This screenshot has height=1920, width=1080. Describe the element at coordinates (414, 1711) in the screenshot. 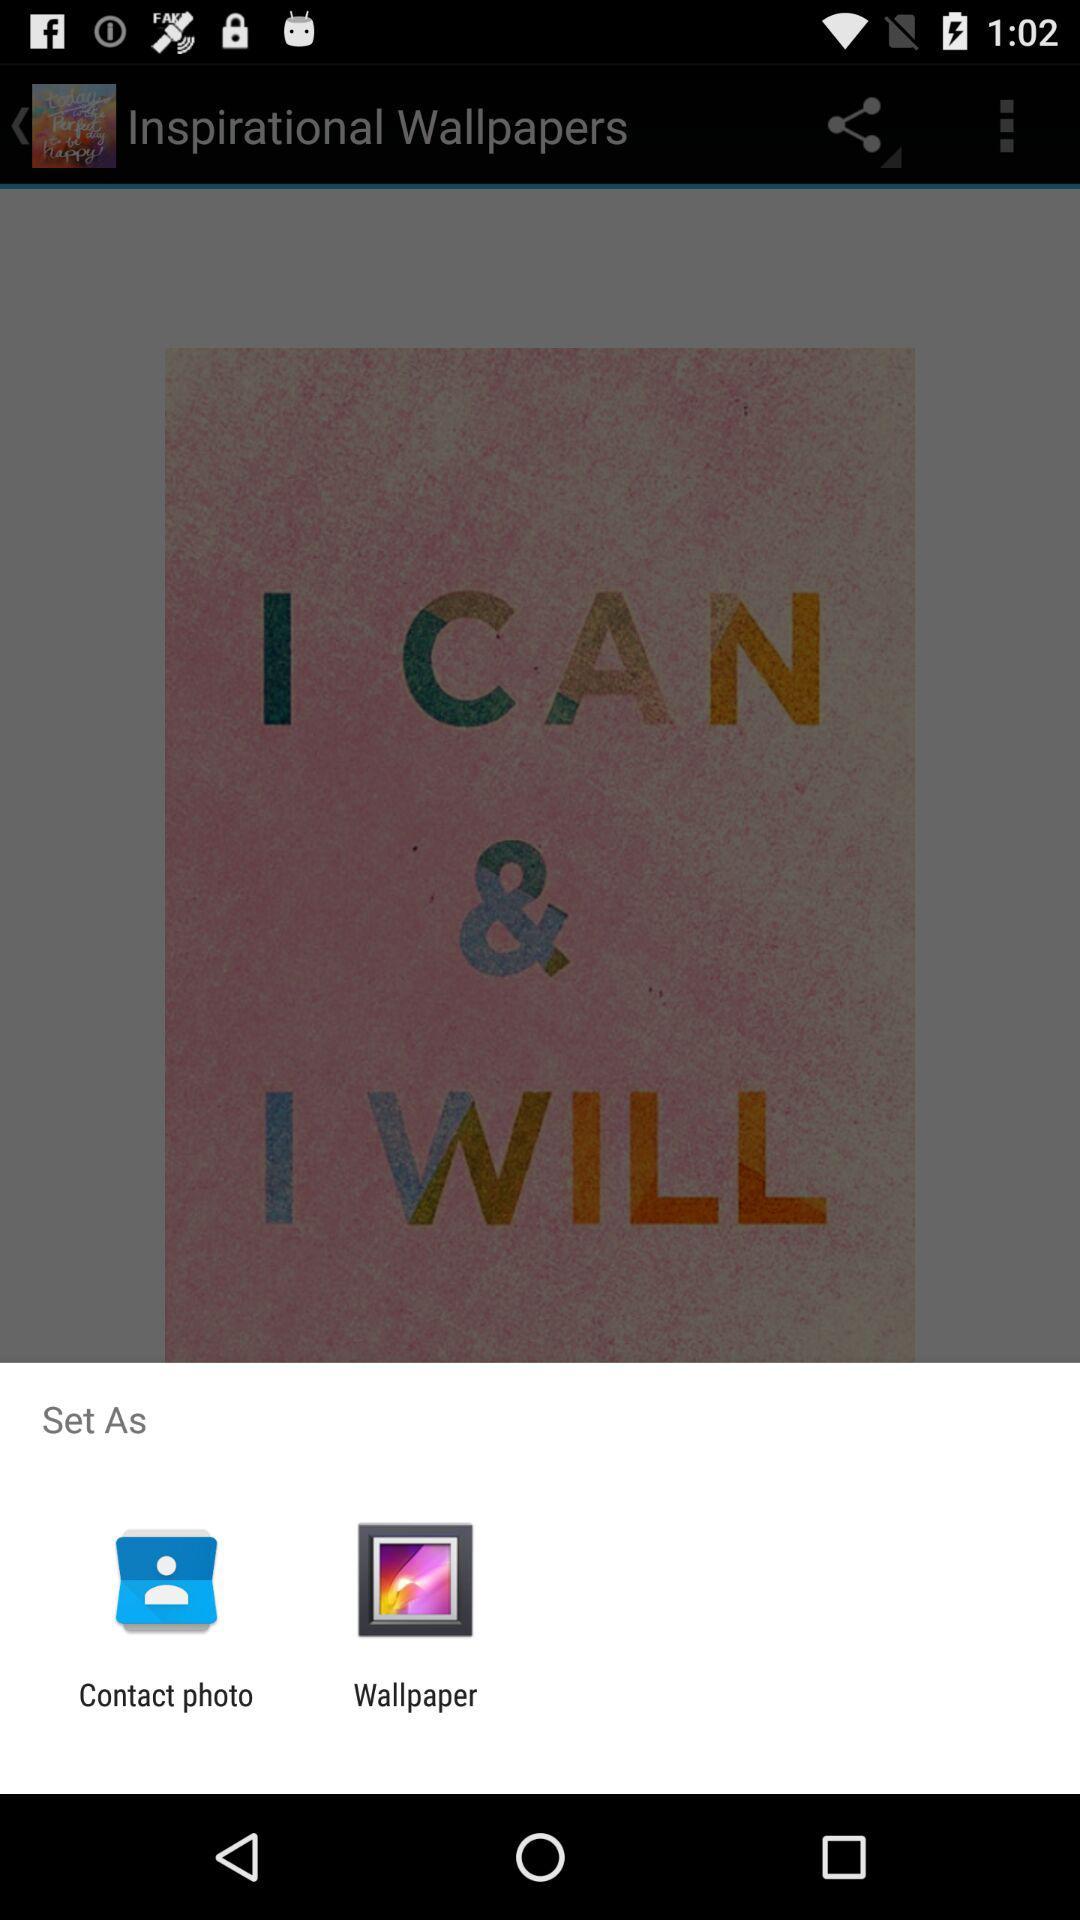

I see `icon next to the contact photo icon` at that location.